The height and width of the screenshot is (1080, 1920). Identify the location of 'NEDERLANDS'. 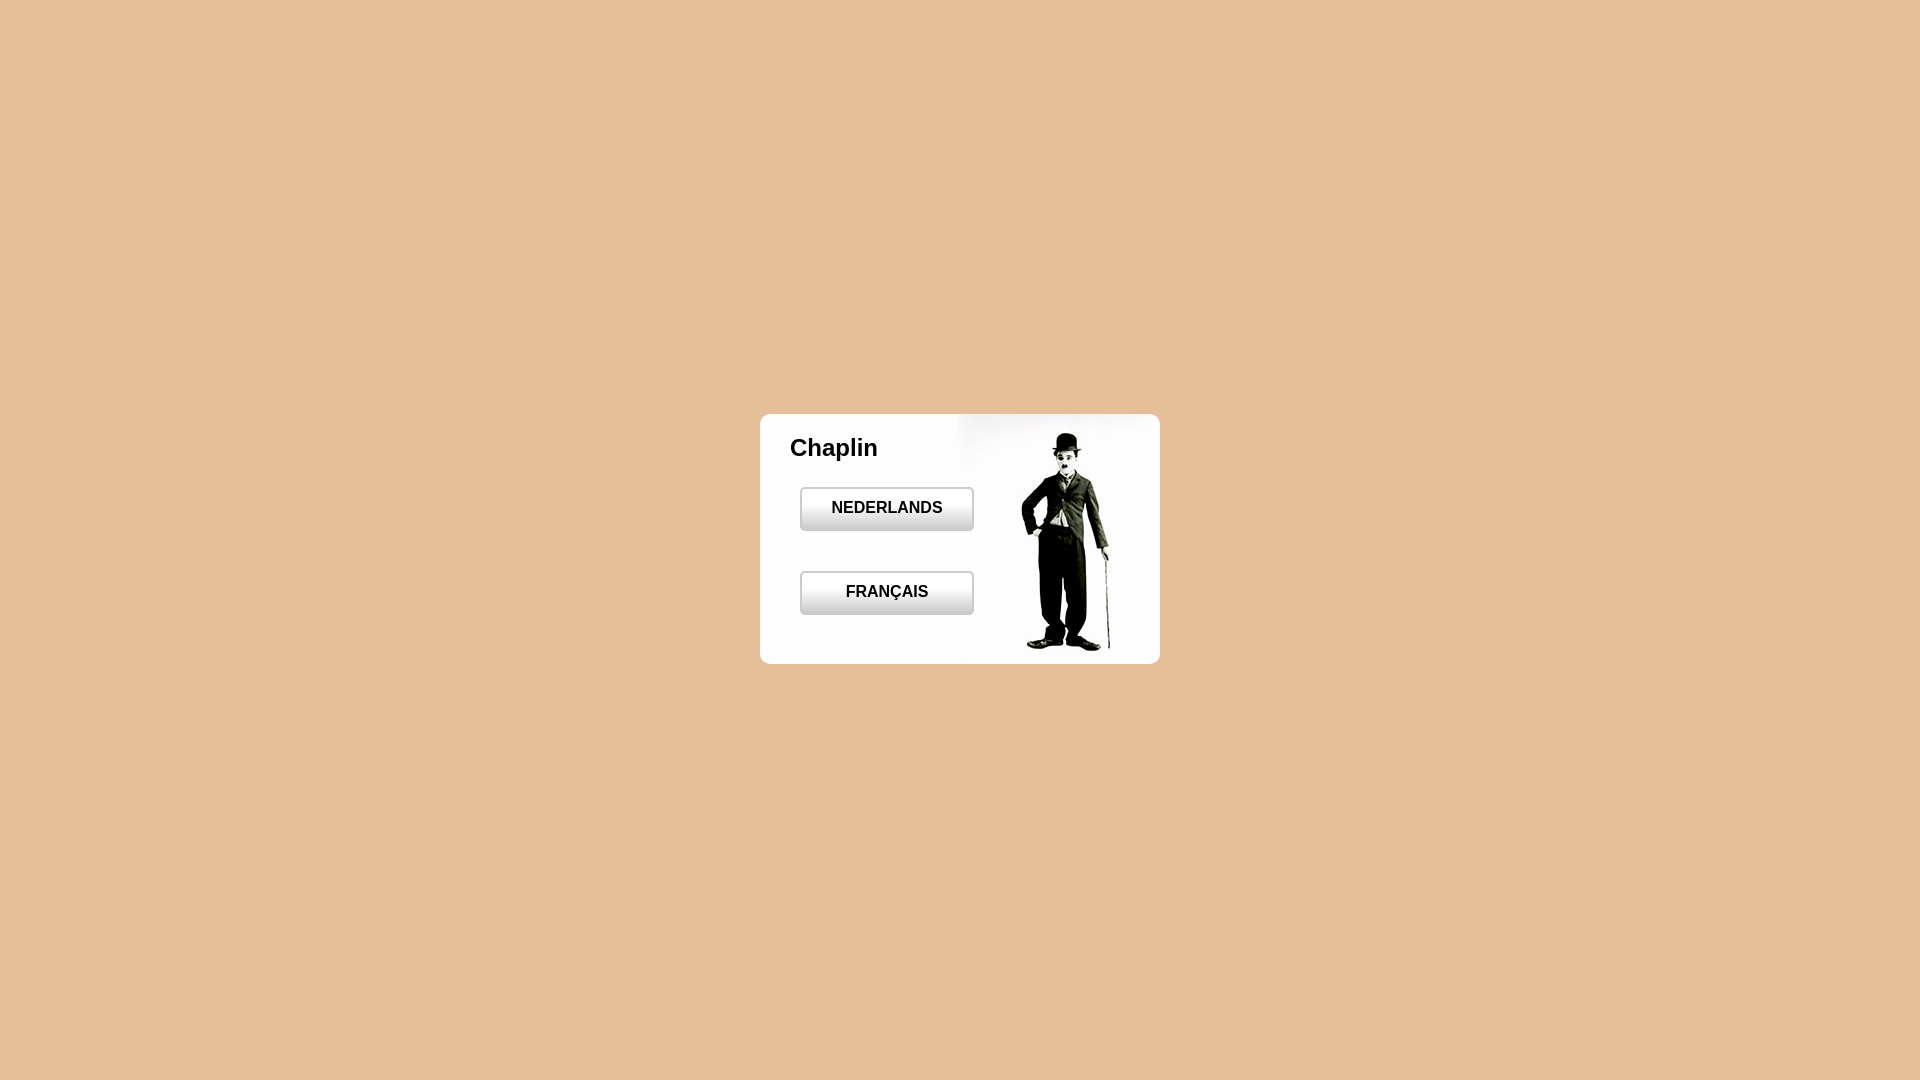
(800, 508).